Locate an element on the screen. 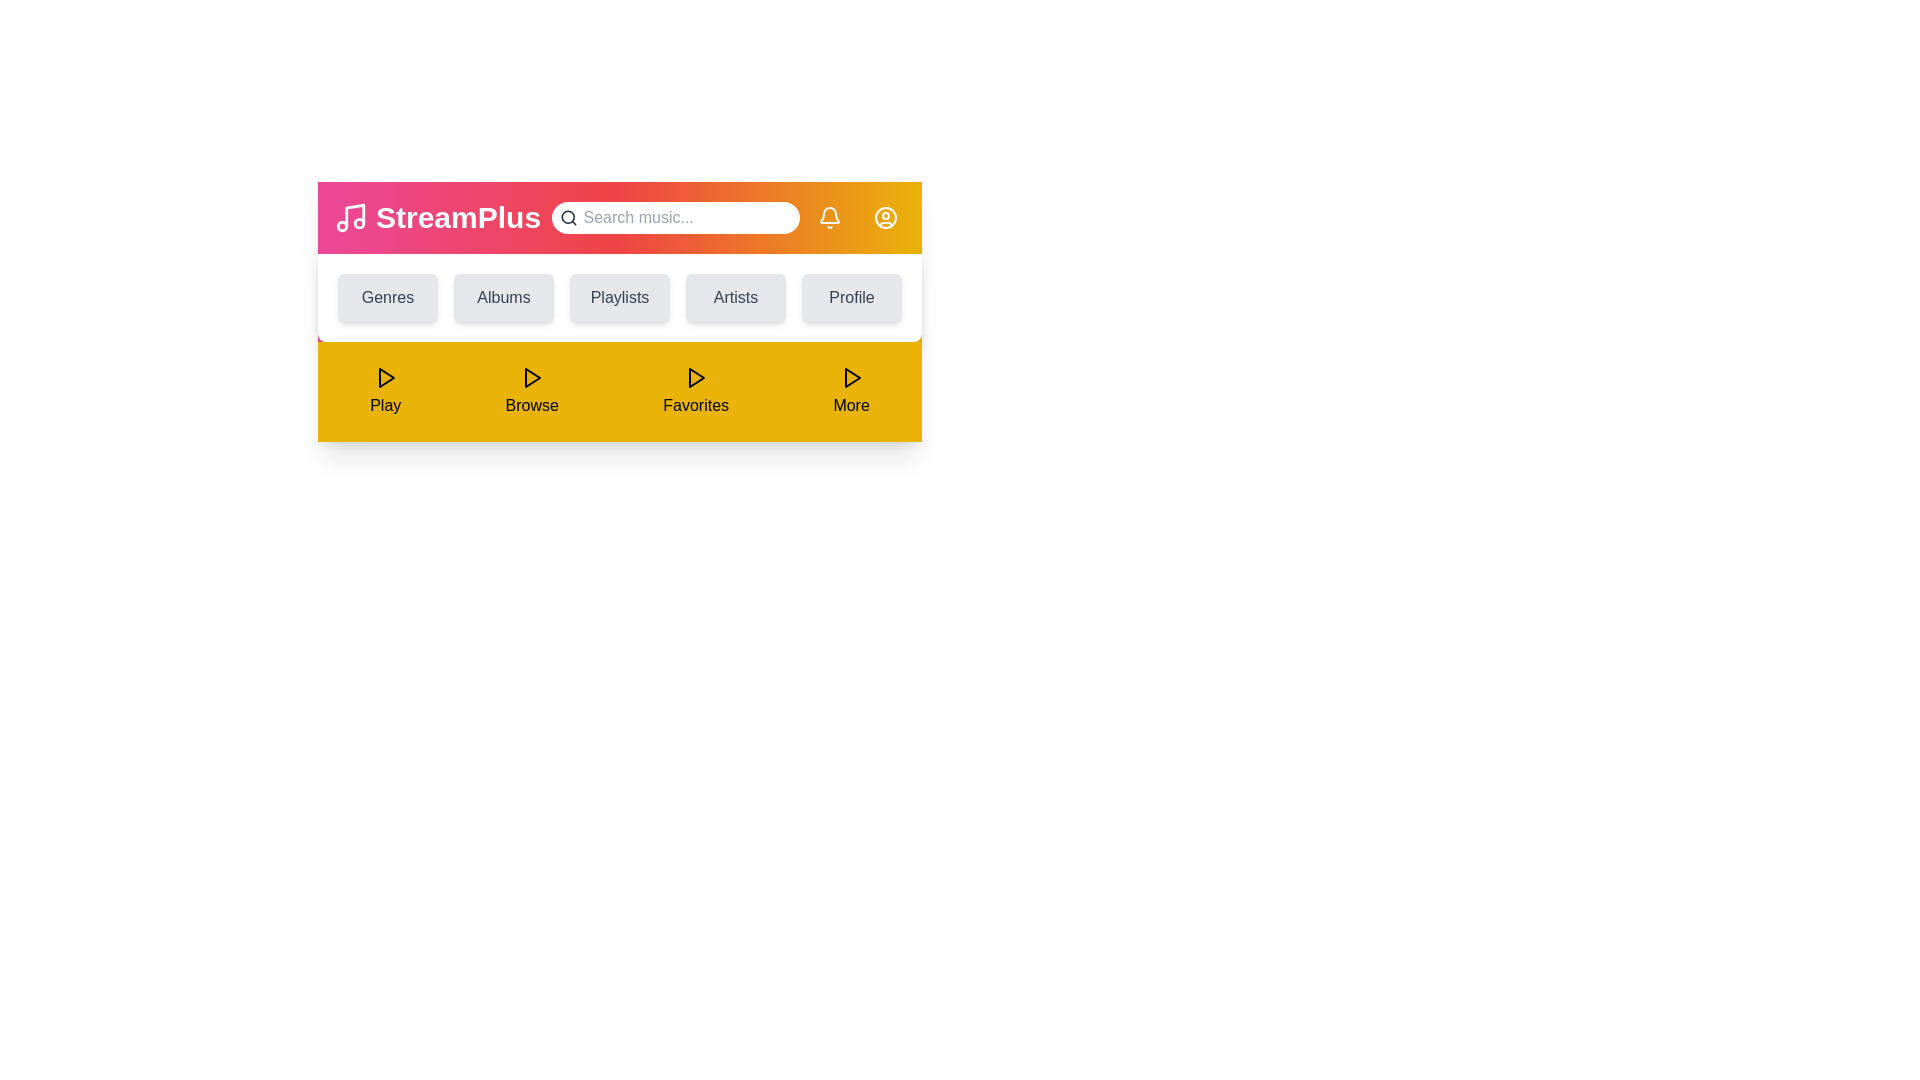 This screenshot has width=1920, height=1080. the 'Genres' button to navigate to genres is located at coordinates (388, 297).